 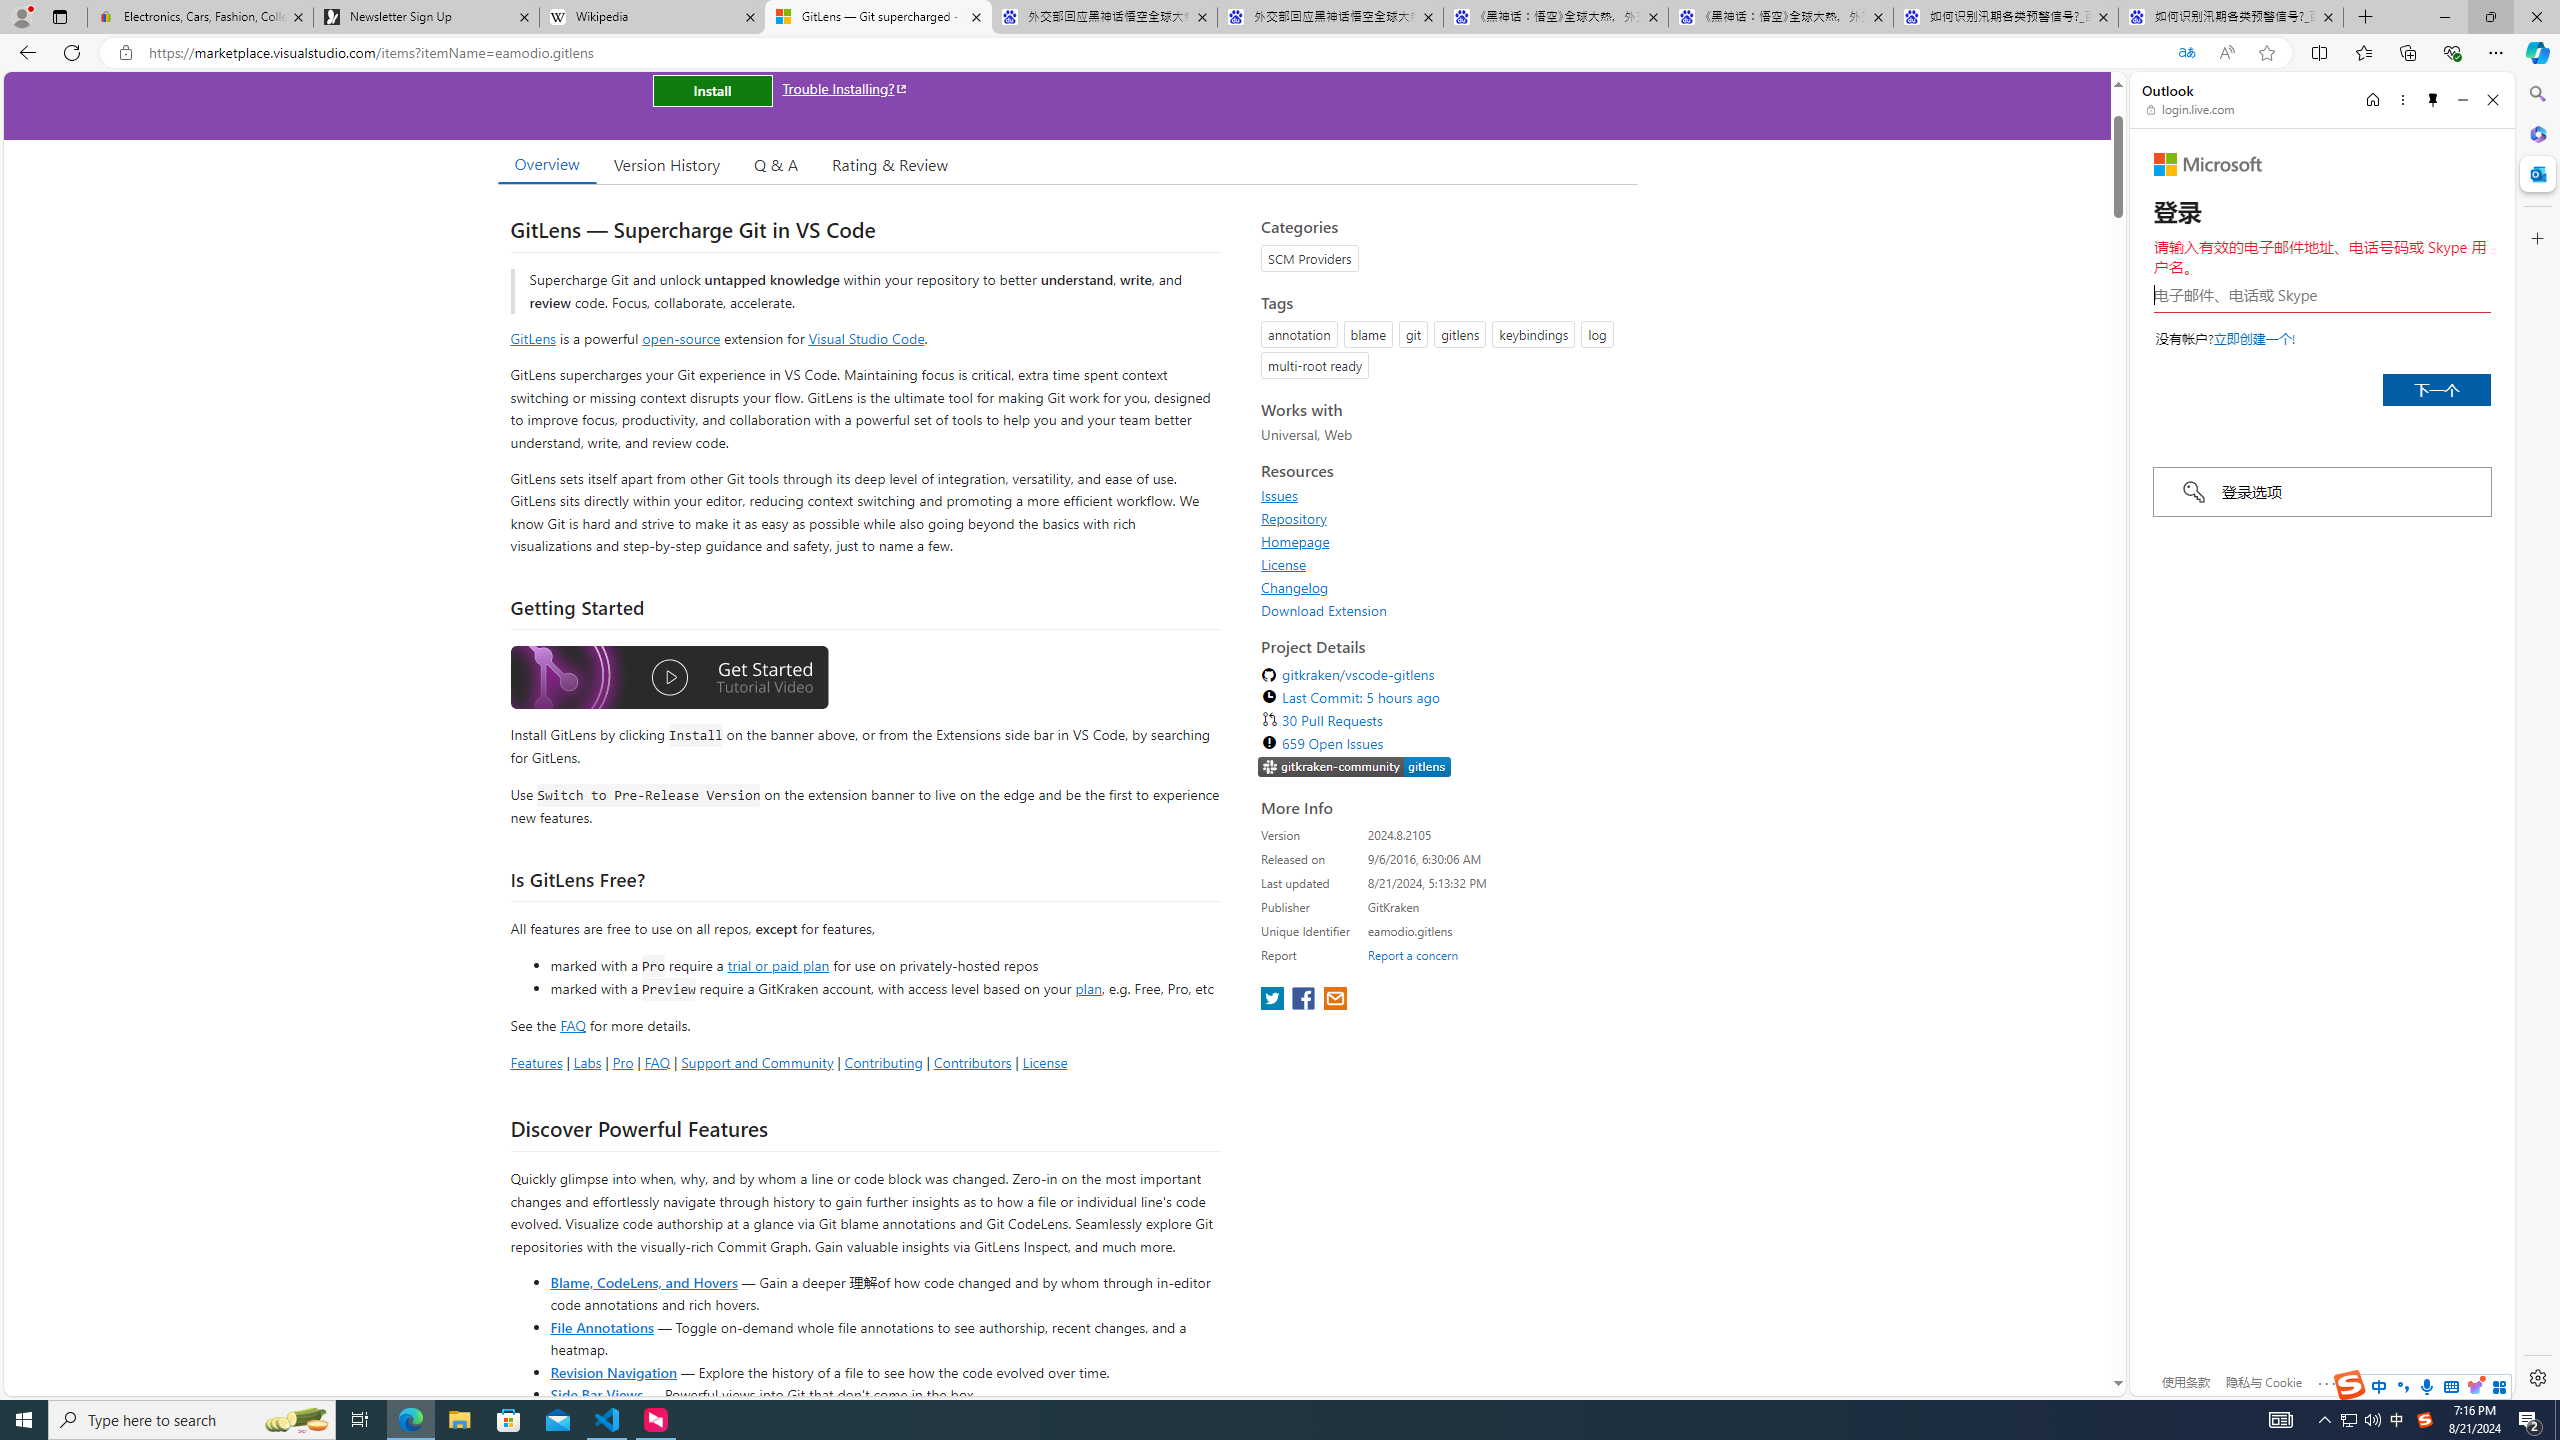 What do you see at coordinates (1295, 586) in the screenshot?
I see `'Changelog'` at bounding box center [1295, 586].